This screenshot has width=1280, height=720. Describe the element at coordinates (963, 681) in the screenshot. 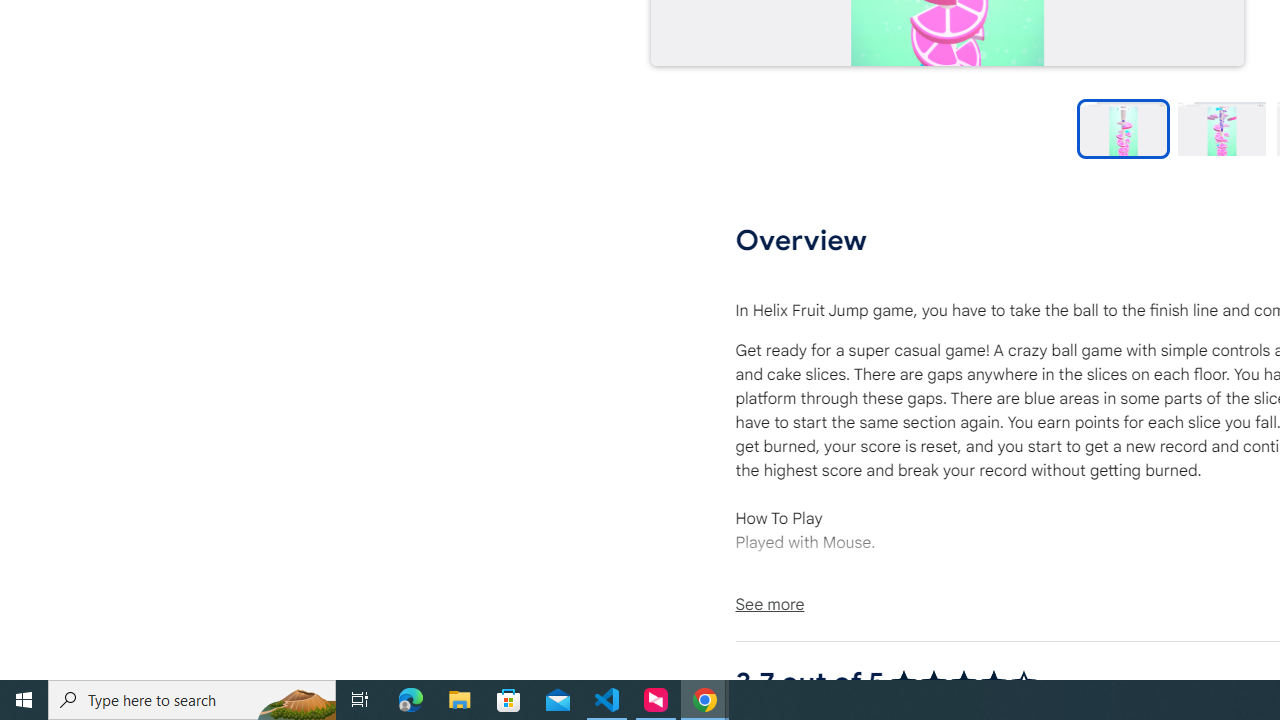

I see `'3.7 out of 5 stars'` at that location.